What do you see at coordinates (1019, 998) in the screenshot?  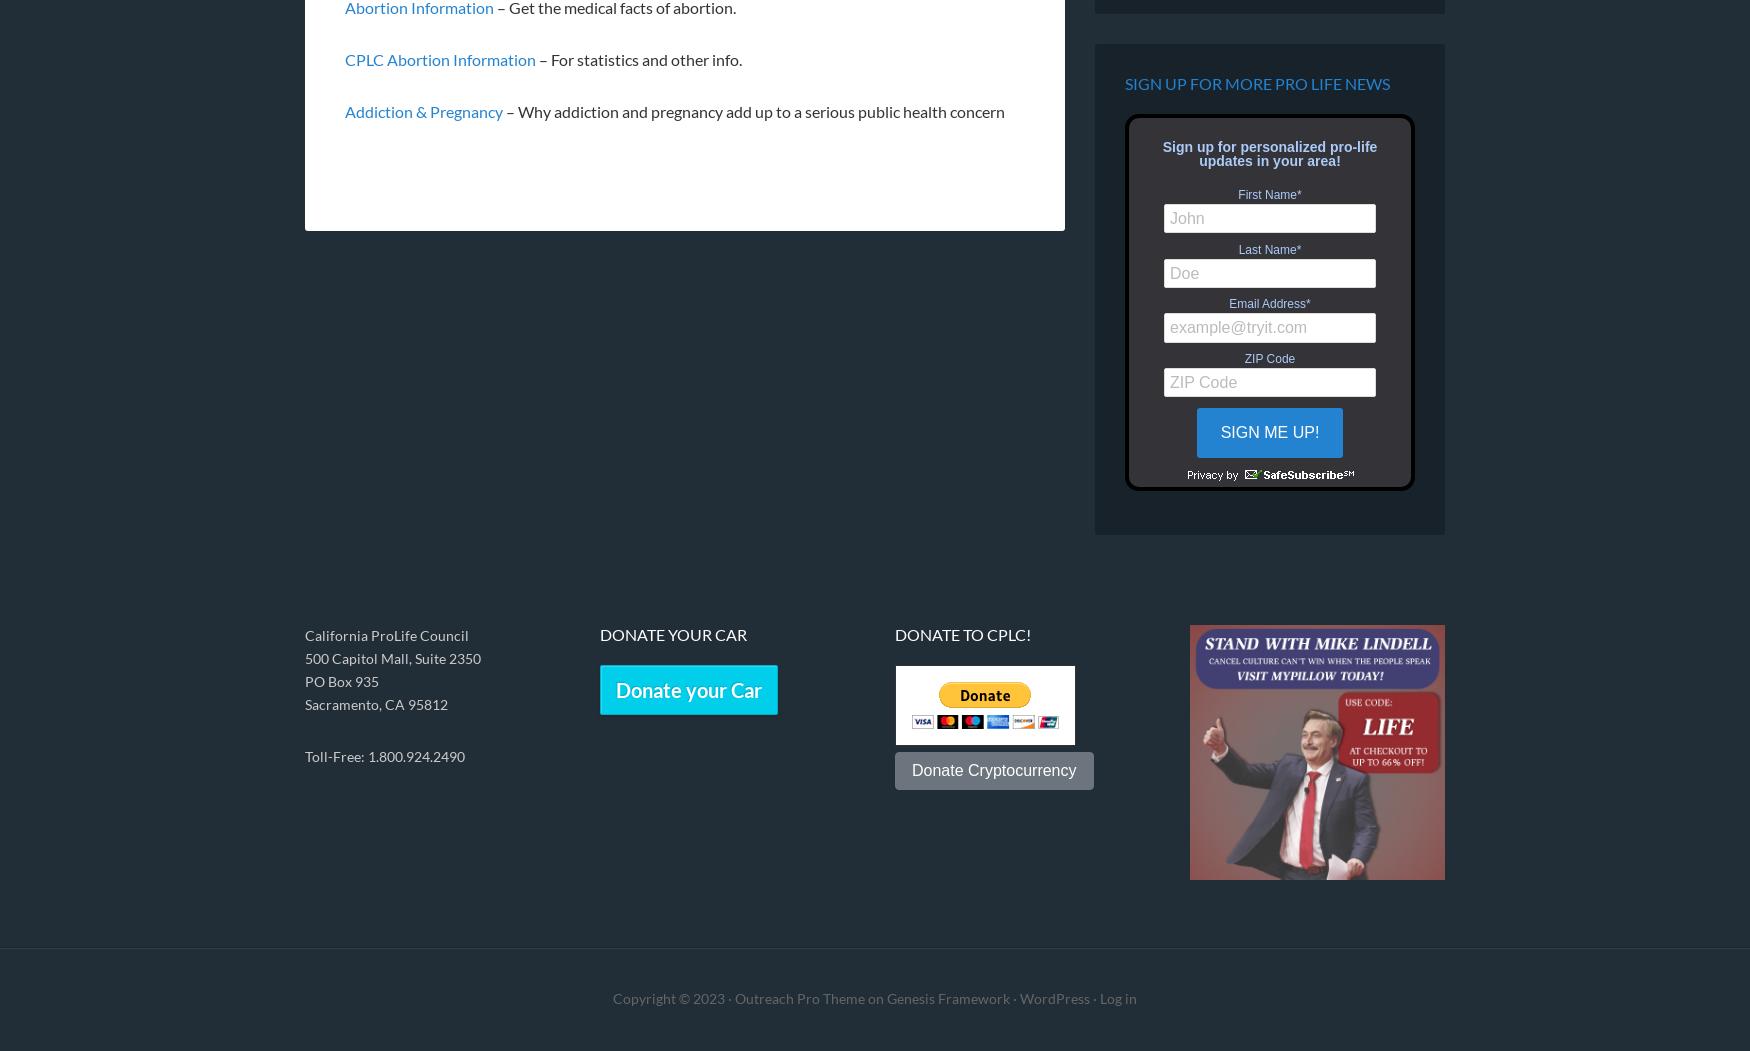 I see `'WordPress'` at bounding box center [1019, 998].